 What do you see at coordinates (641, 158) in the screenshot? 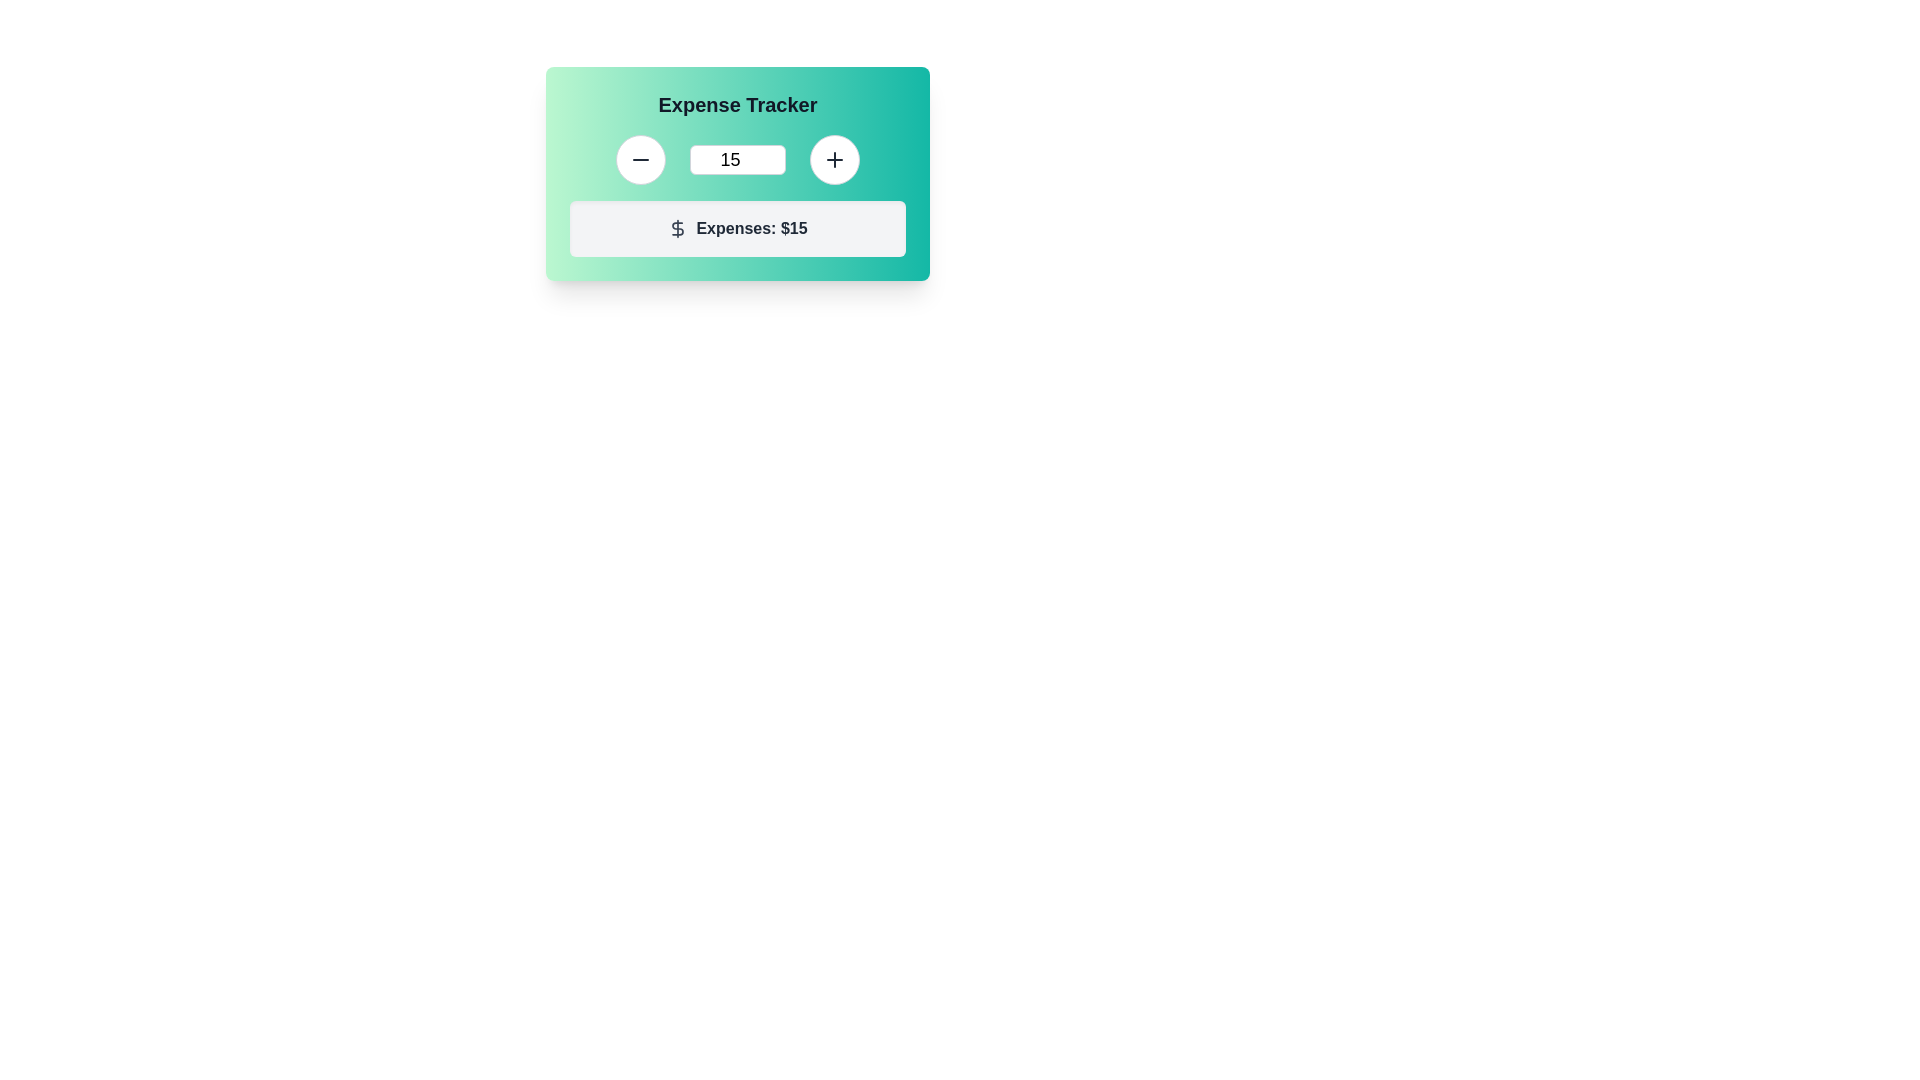
I see `the decrease value button in the Expense Tracker interface to trigger the hover effect` at bounding box center [641, 158].